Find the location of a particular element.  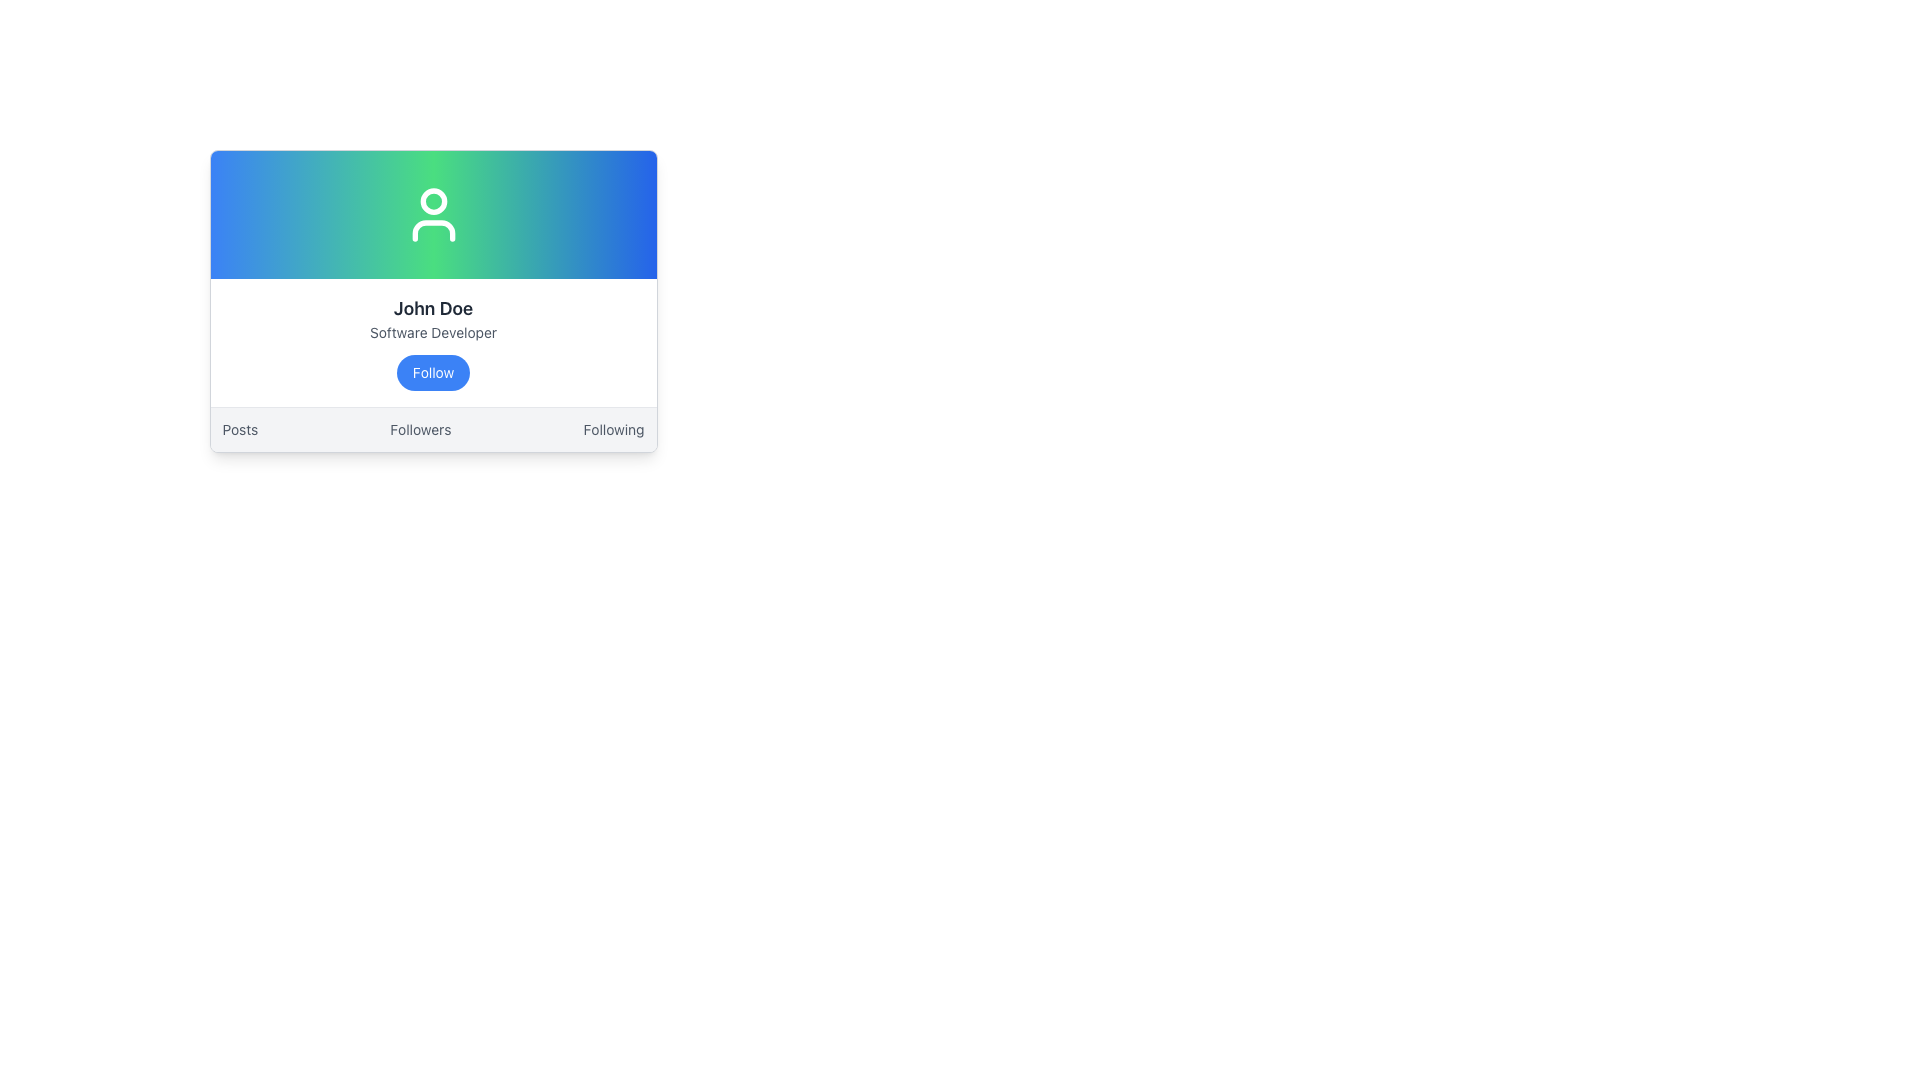

the Decorative header section located at the top of the profile card, which serves as a background for the user icon and spans the entire width of the card is located at coordinates (432, 215).